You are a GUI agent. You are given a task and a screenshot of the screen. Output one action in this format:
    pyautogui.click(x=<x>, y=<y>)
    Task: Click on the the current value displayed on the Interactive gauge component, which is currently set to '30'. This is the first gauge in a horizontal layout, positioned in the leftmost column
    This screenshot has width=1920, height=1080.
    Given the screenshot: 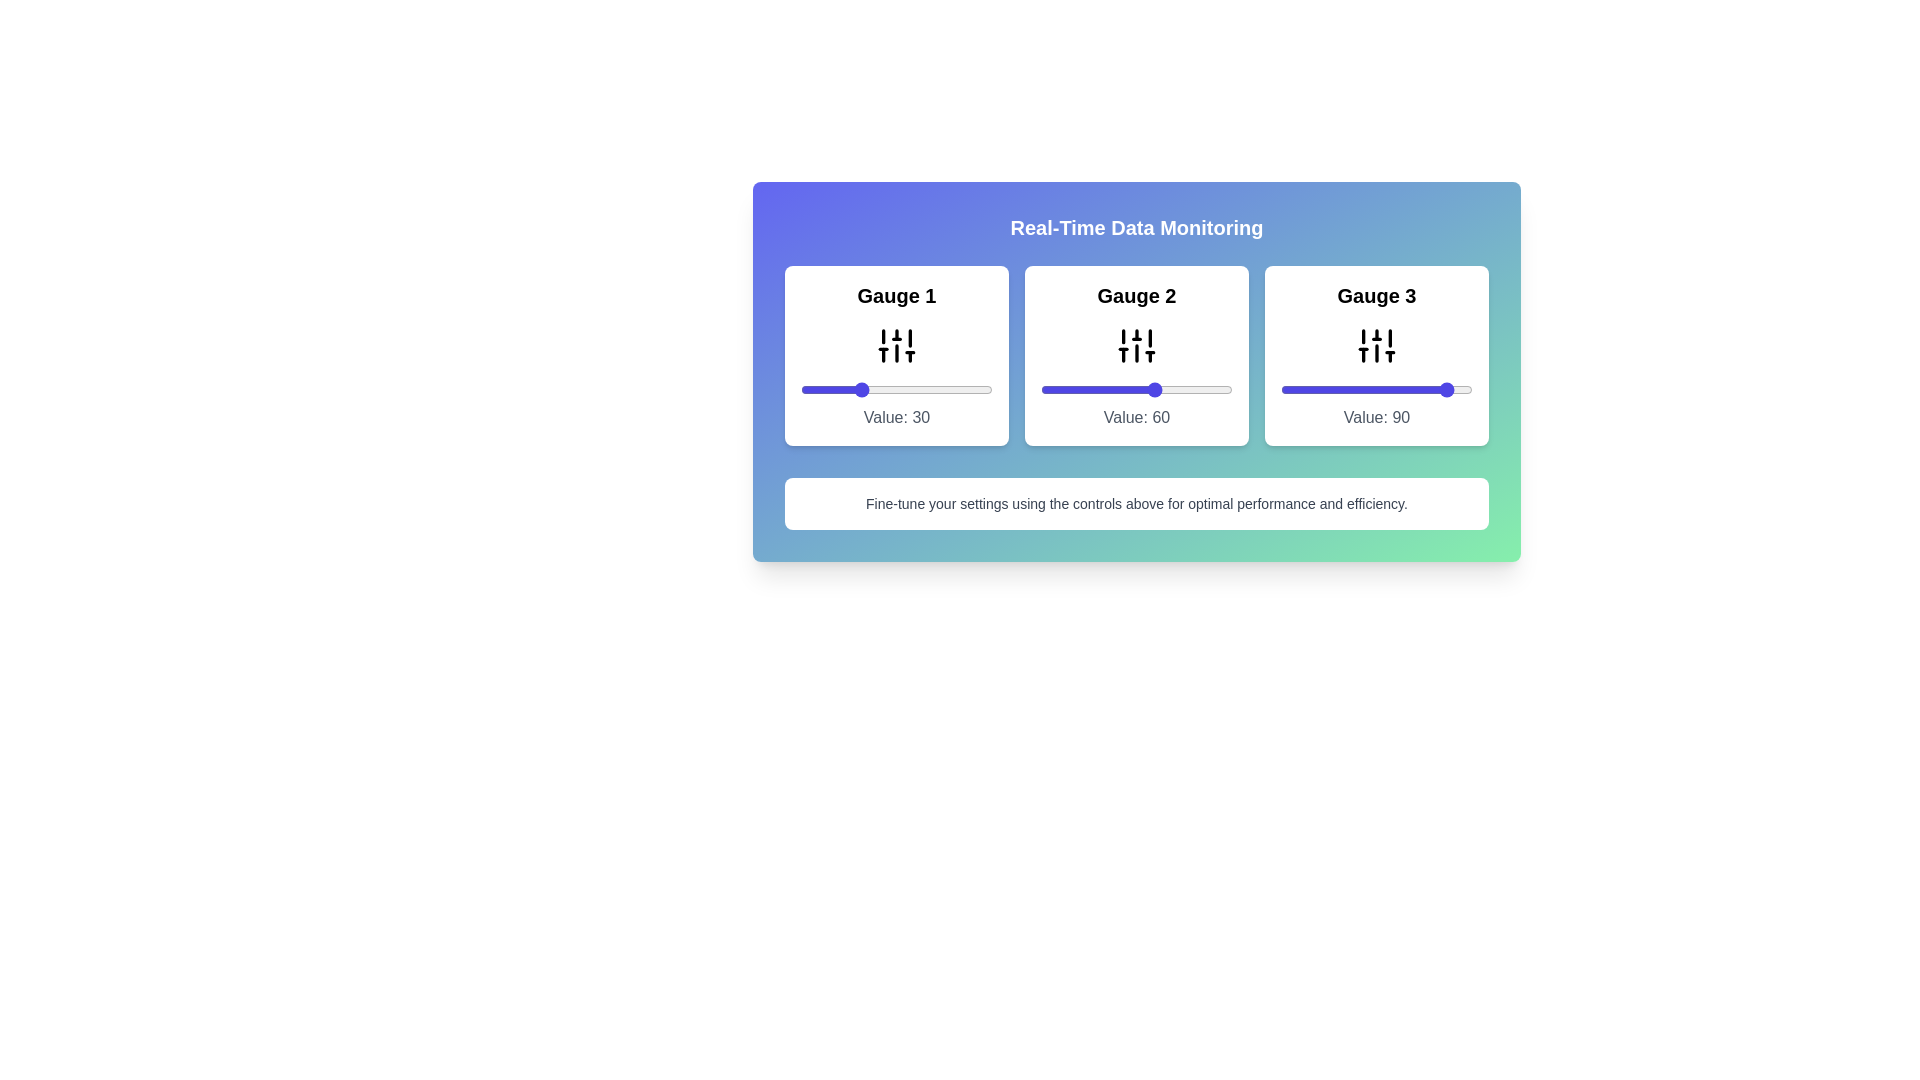 What is the action you would take?
    pyautogui.click(x=896, y=354)
    